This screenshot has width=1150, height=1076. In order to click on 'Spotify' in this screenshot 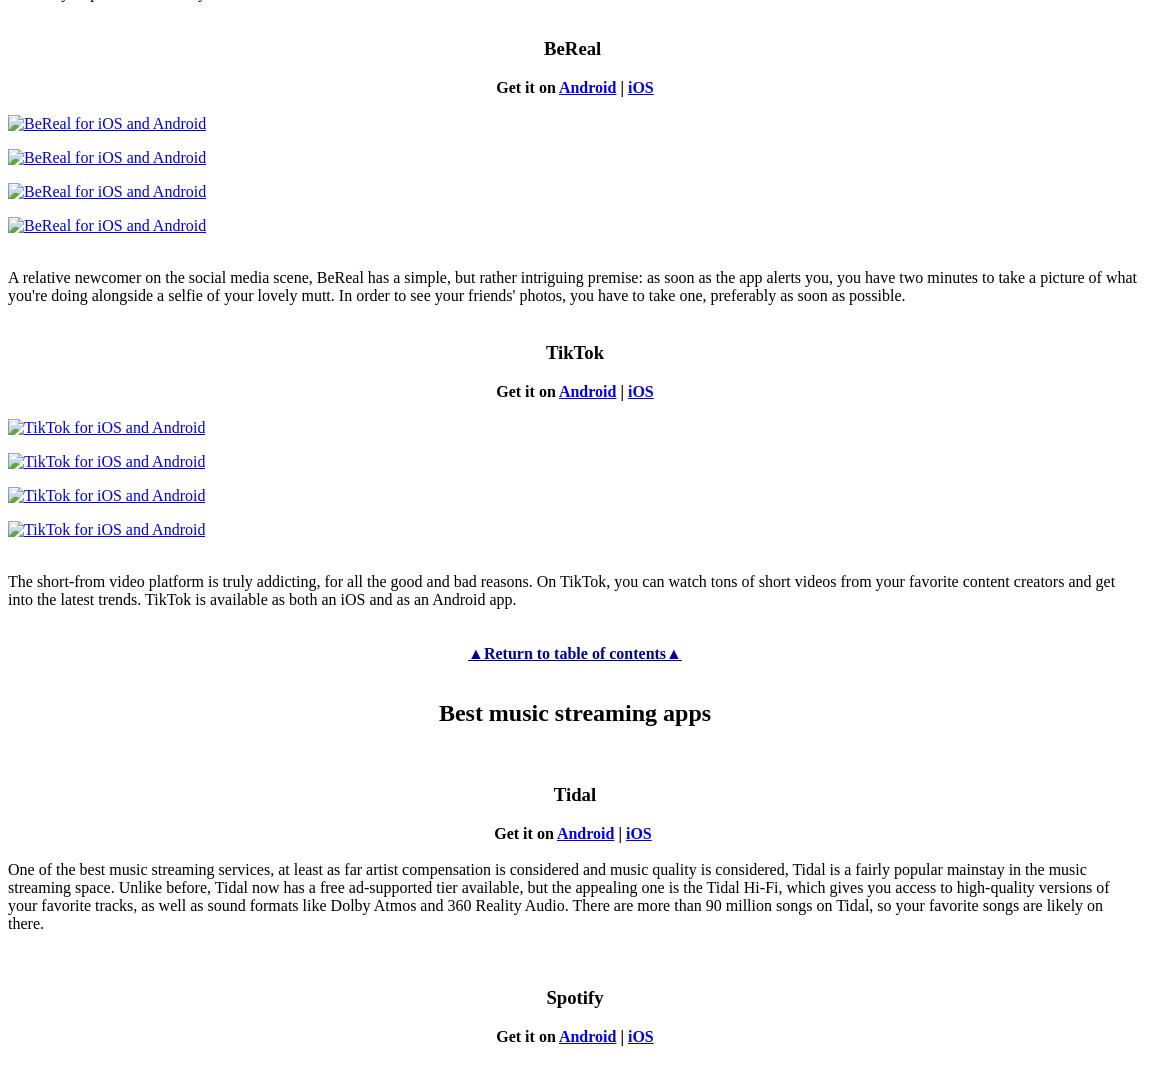, I will do `click(574, 996)`.